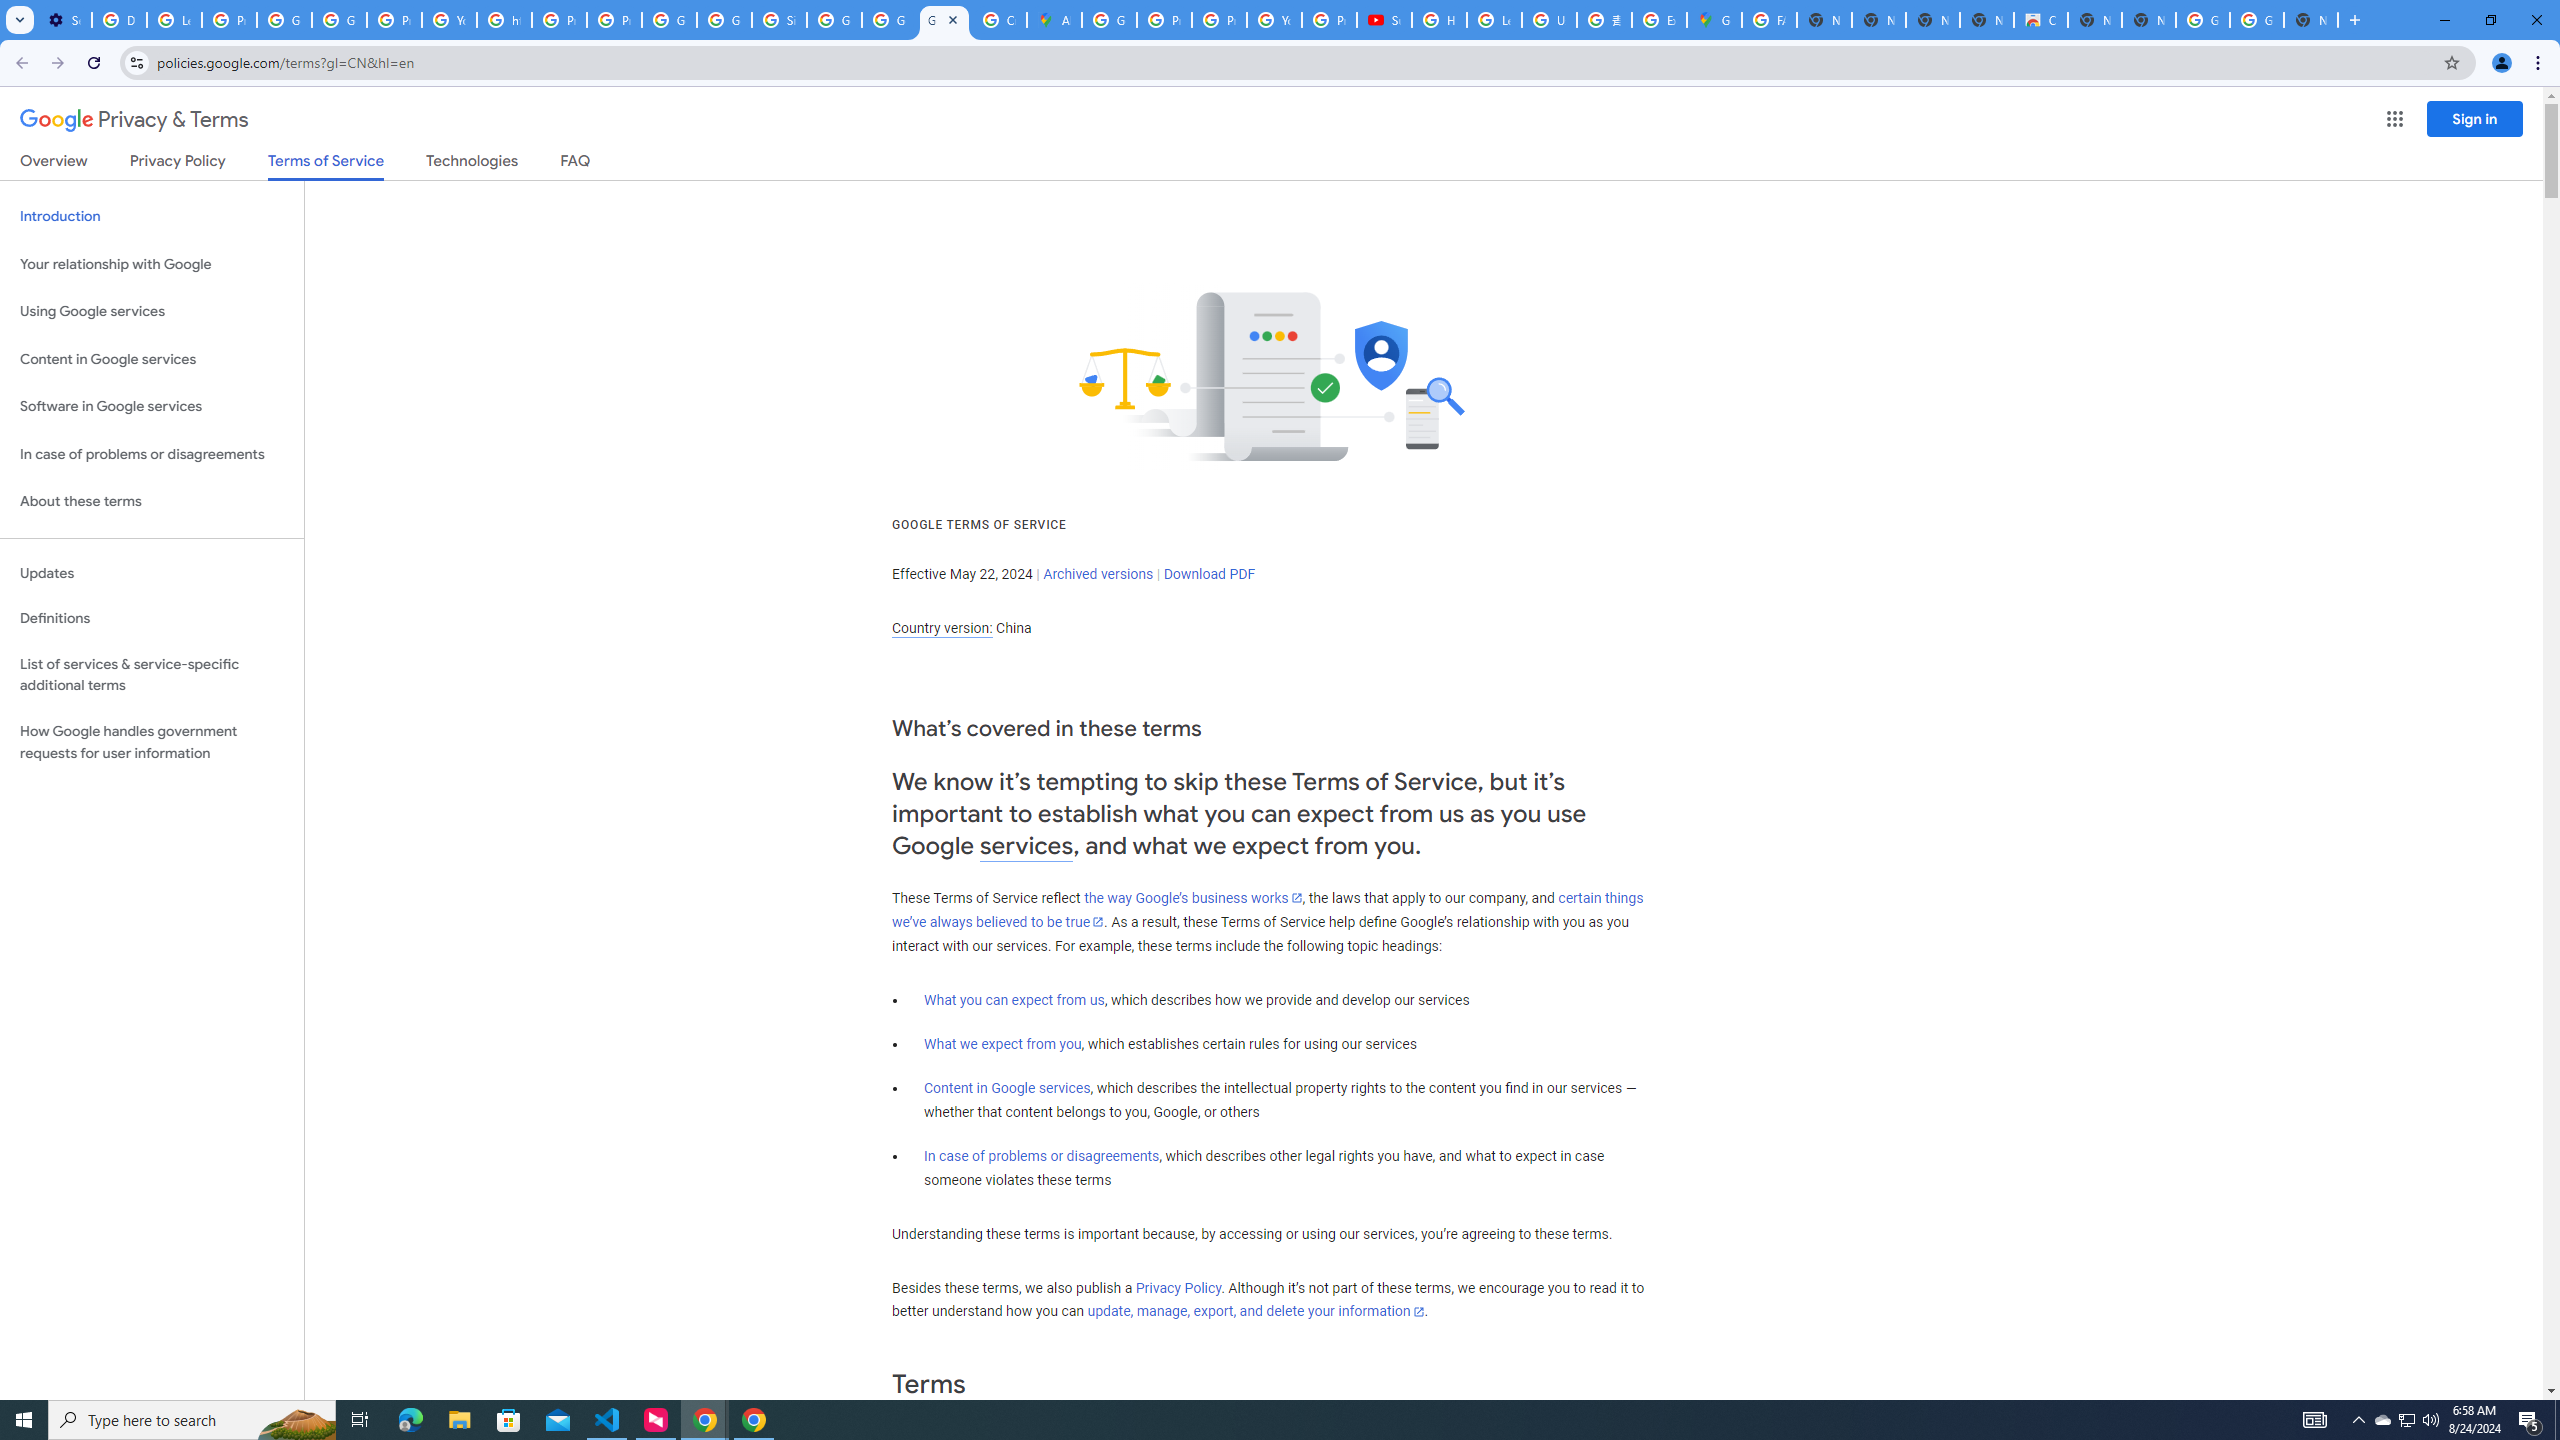  What do you see at coordinates (1439, 19) in the screenshot?
I see `'How Chrome protects your passwords - Google Chrome Help'` at bounding box center [1439, 19].